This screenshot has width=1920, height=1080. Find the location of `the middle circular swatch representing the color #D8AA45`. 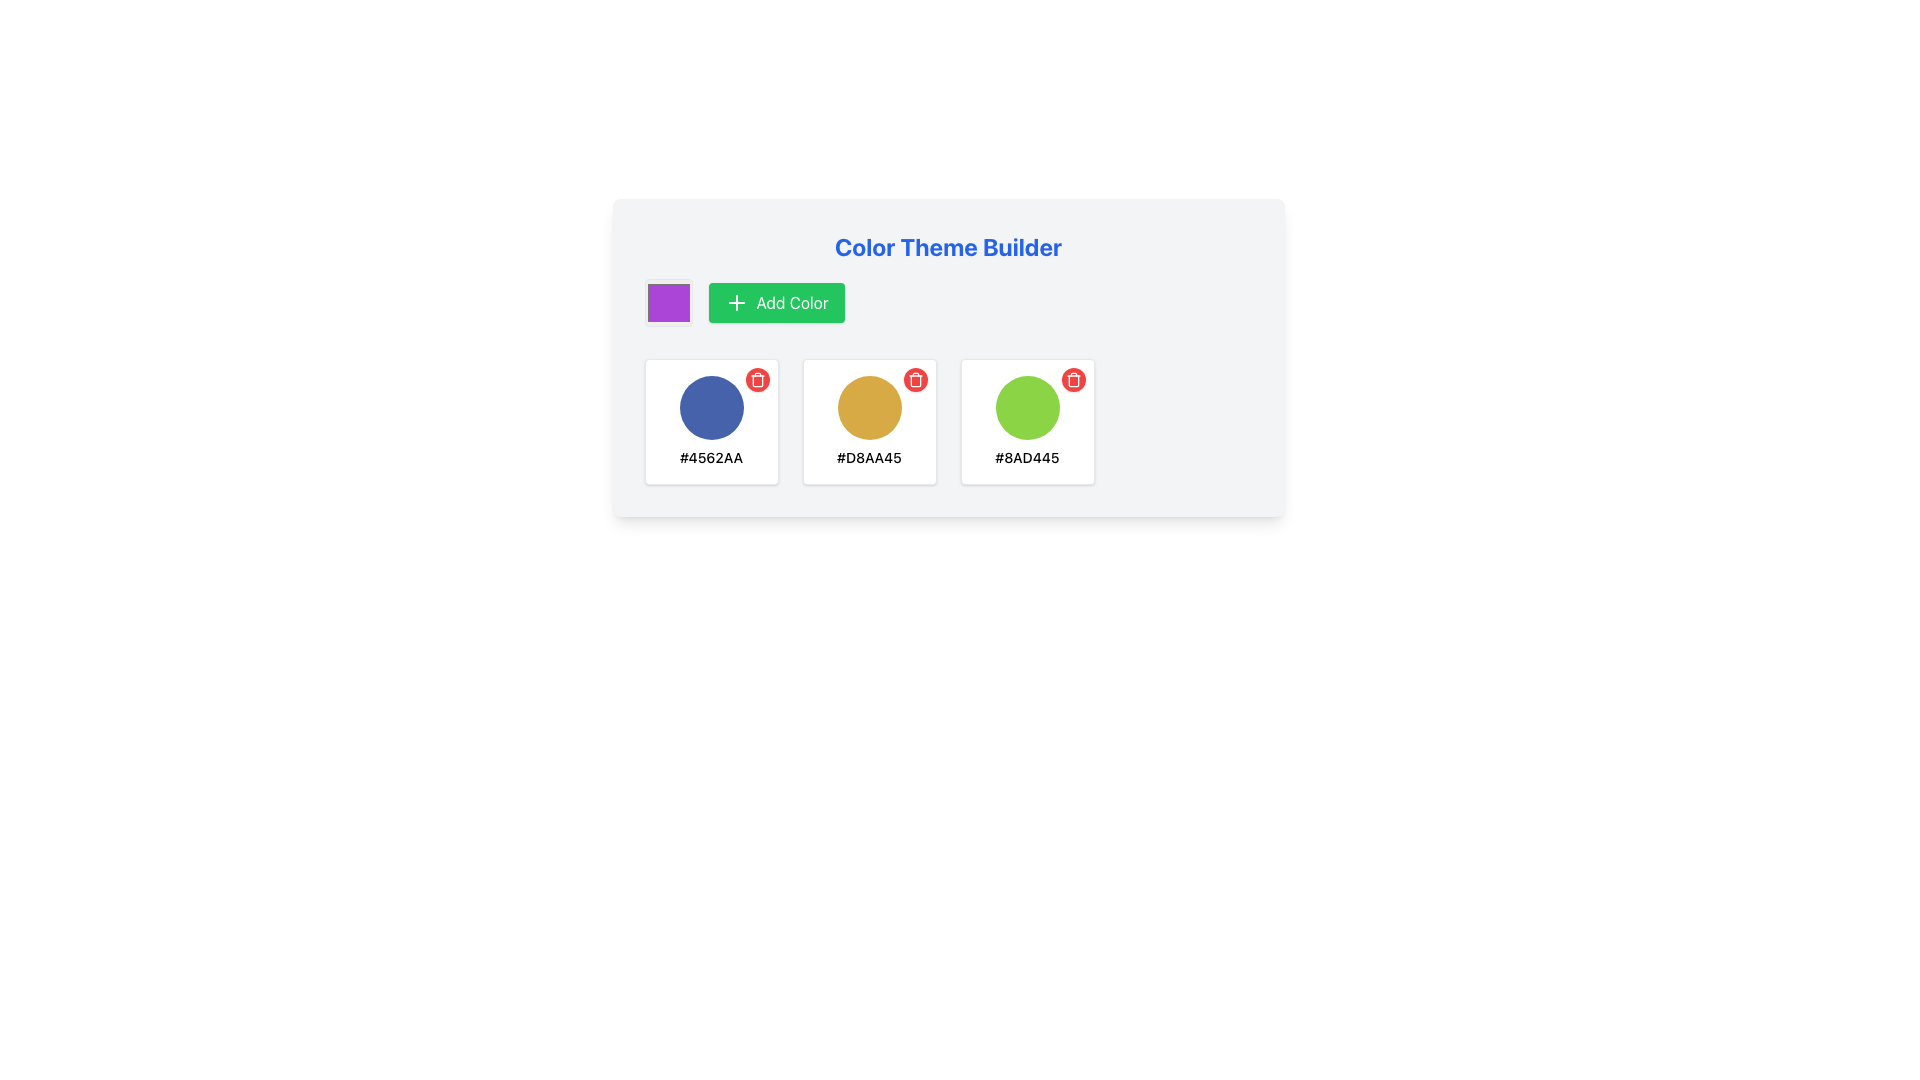

the middle circular swatch representing the color #D8AA45 is located at coordinates (869, 407).